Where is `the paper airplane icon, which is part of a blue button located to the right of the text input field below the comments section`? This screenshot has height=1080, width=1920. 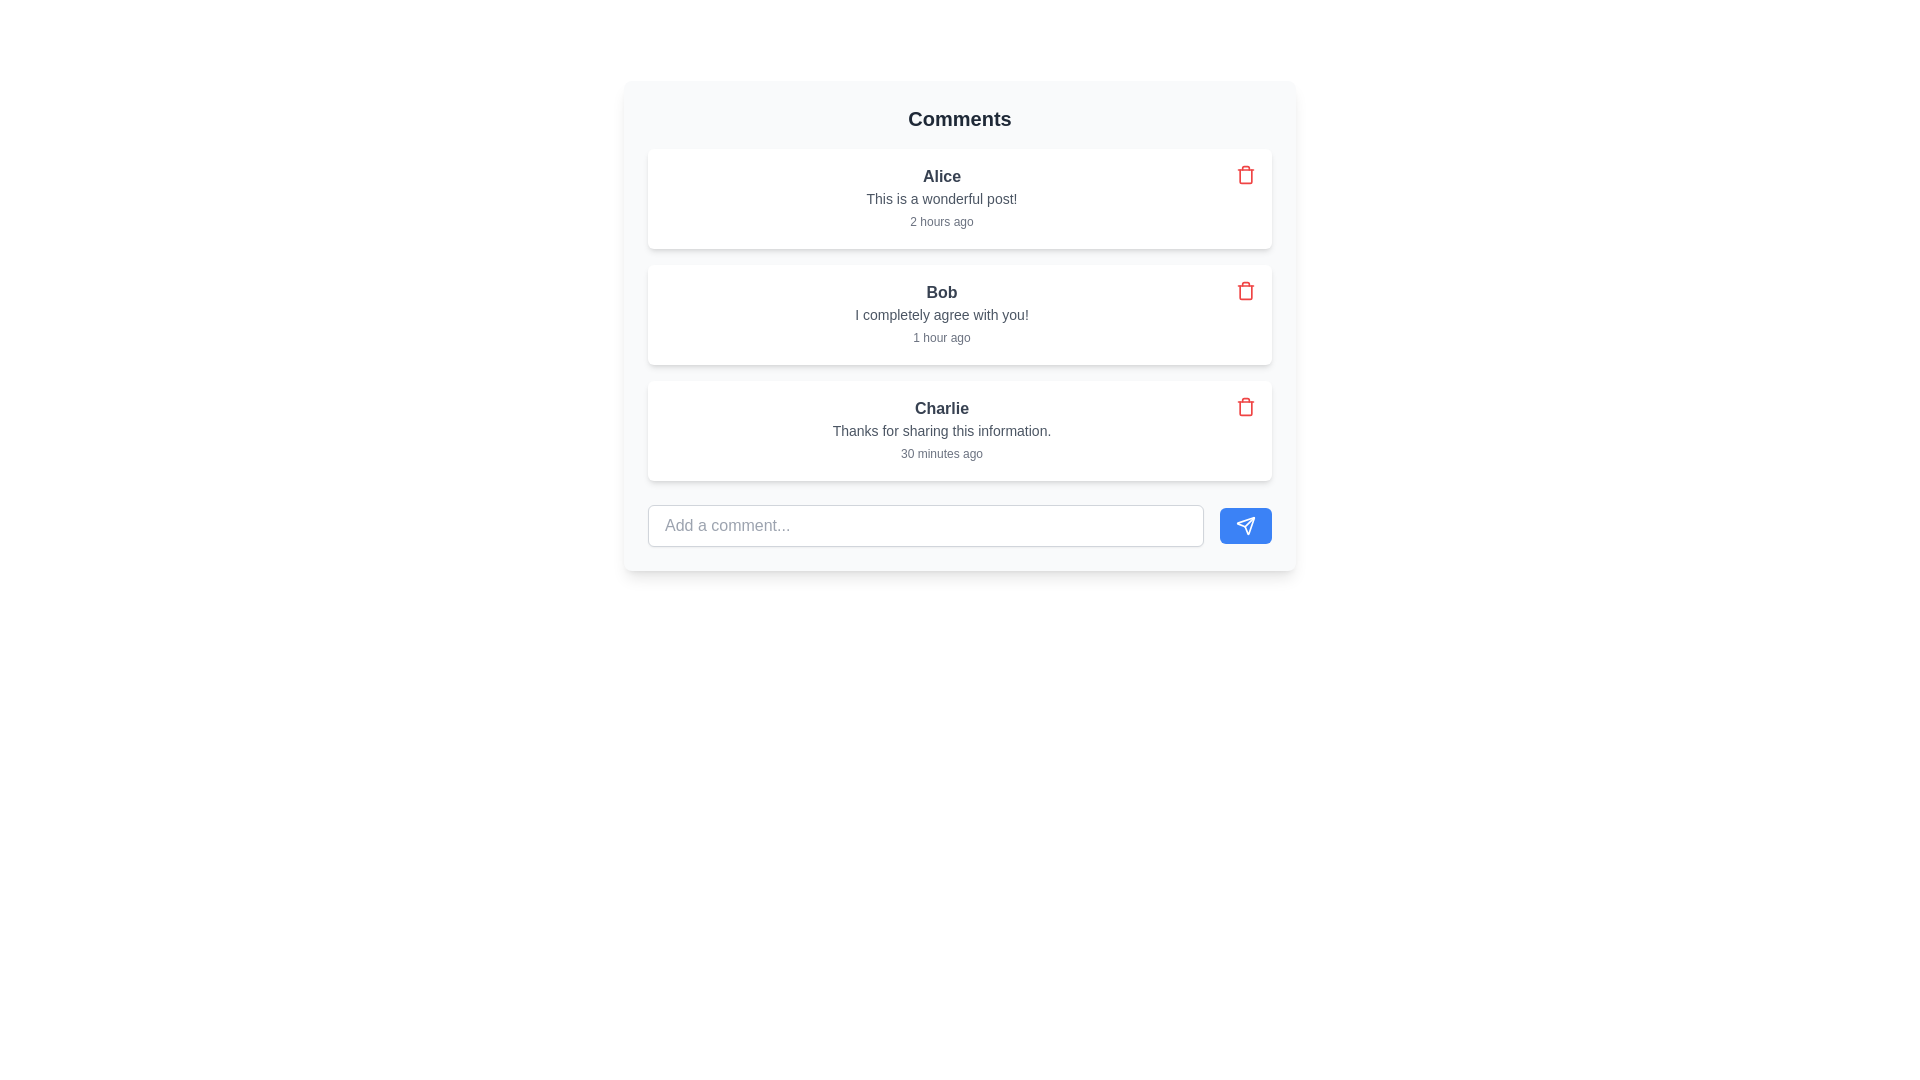
the paper airplane icon, which is part of a blue button located to the right of the text input field below the comments section is located at coordinates (1245, 524).